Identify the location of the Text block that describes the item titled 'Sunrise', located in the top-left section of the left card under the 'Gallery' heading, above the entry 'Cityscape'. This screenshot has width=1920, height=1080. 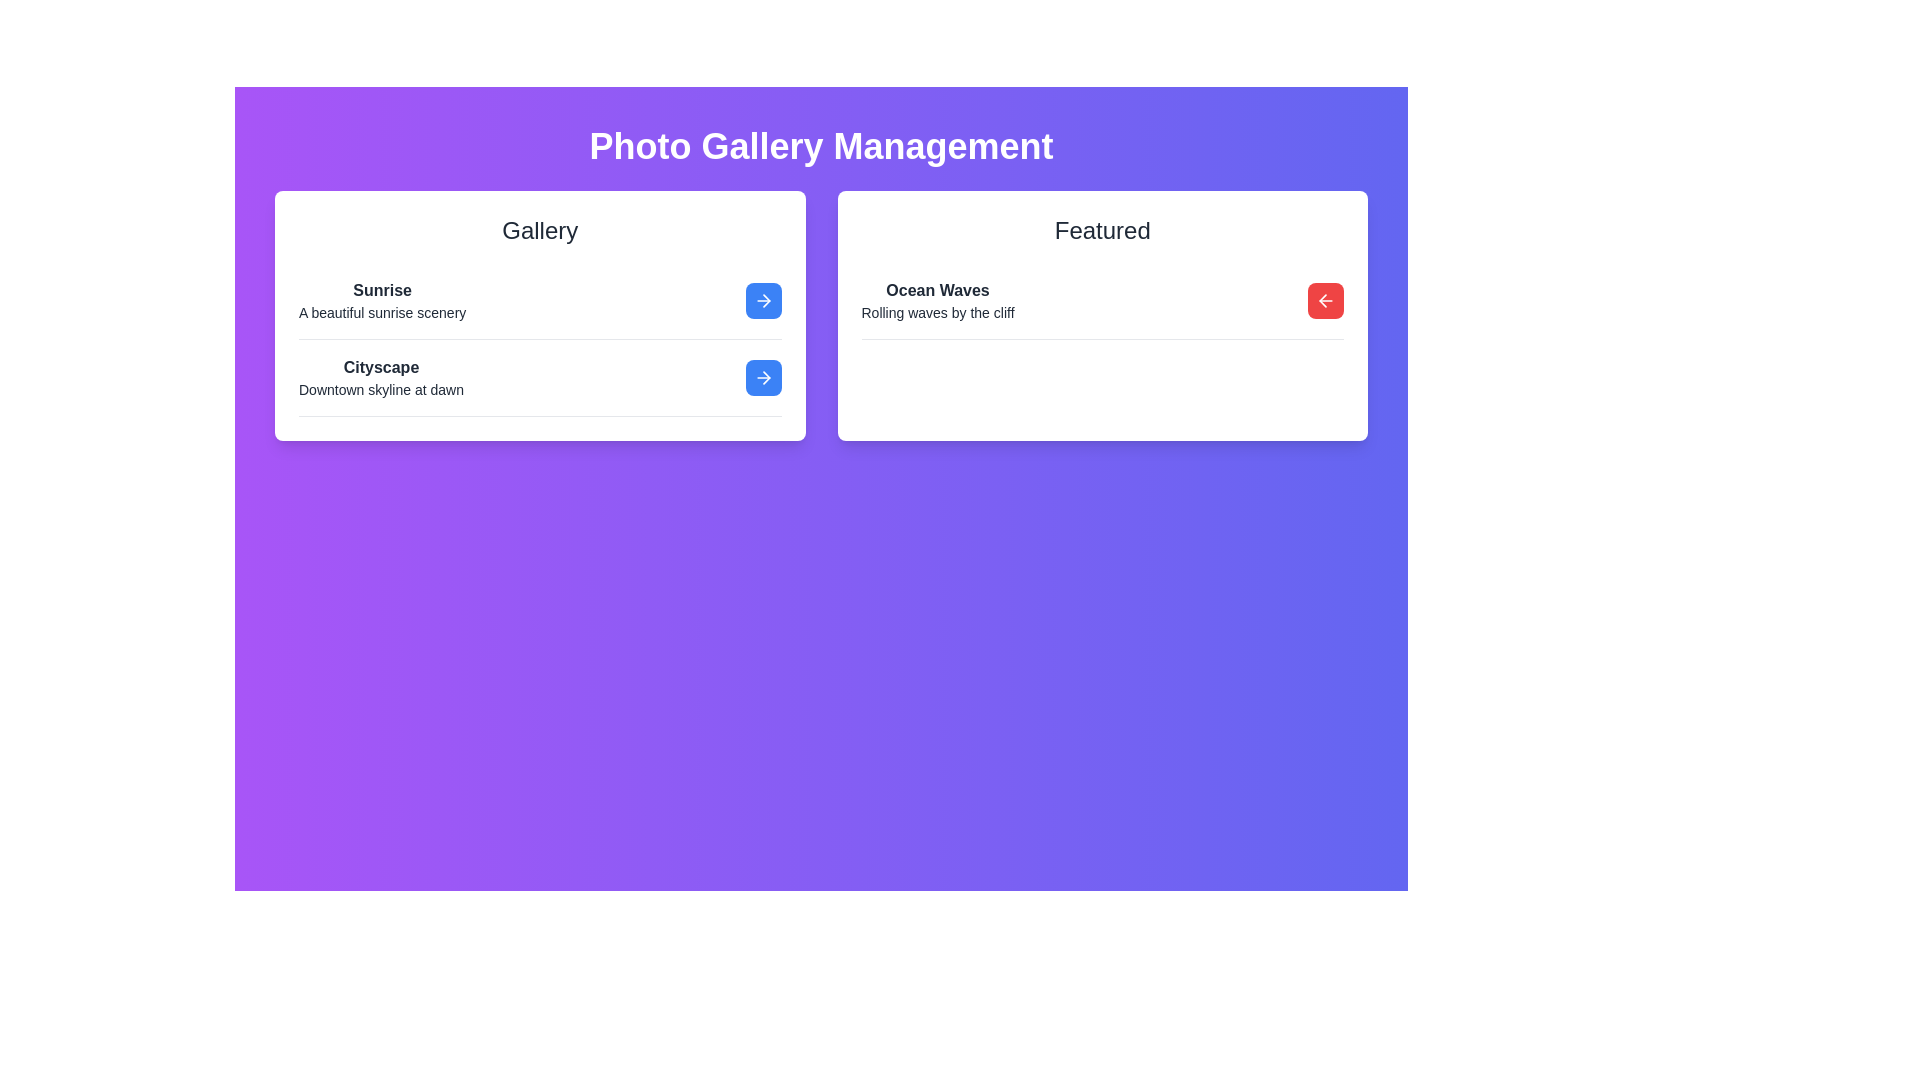
(382, 300).